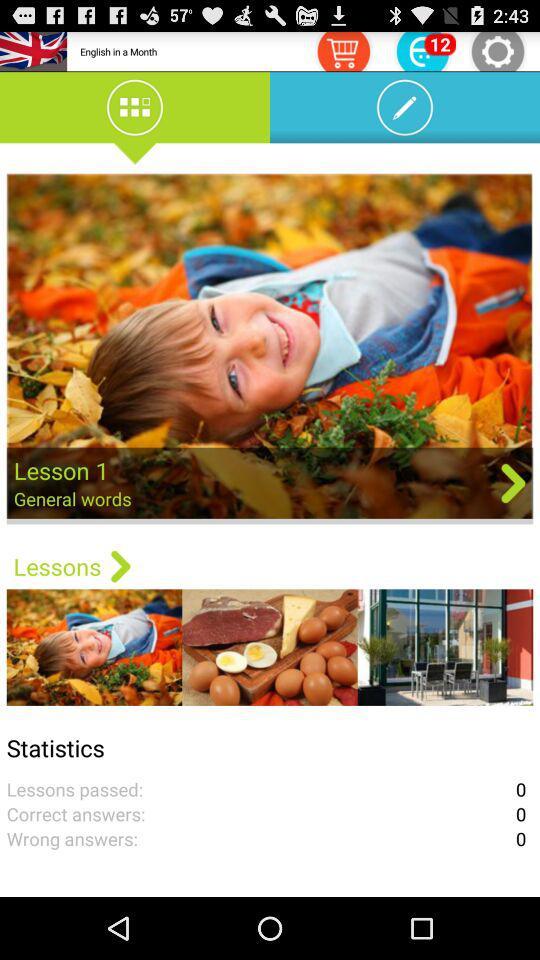  What do you see at coordinates (496, 53) in the screenshot?
I see `the settings icon` at bounding box center [496, 53].